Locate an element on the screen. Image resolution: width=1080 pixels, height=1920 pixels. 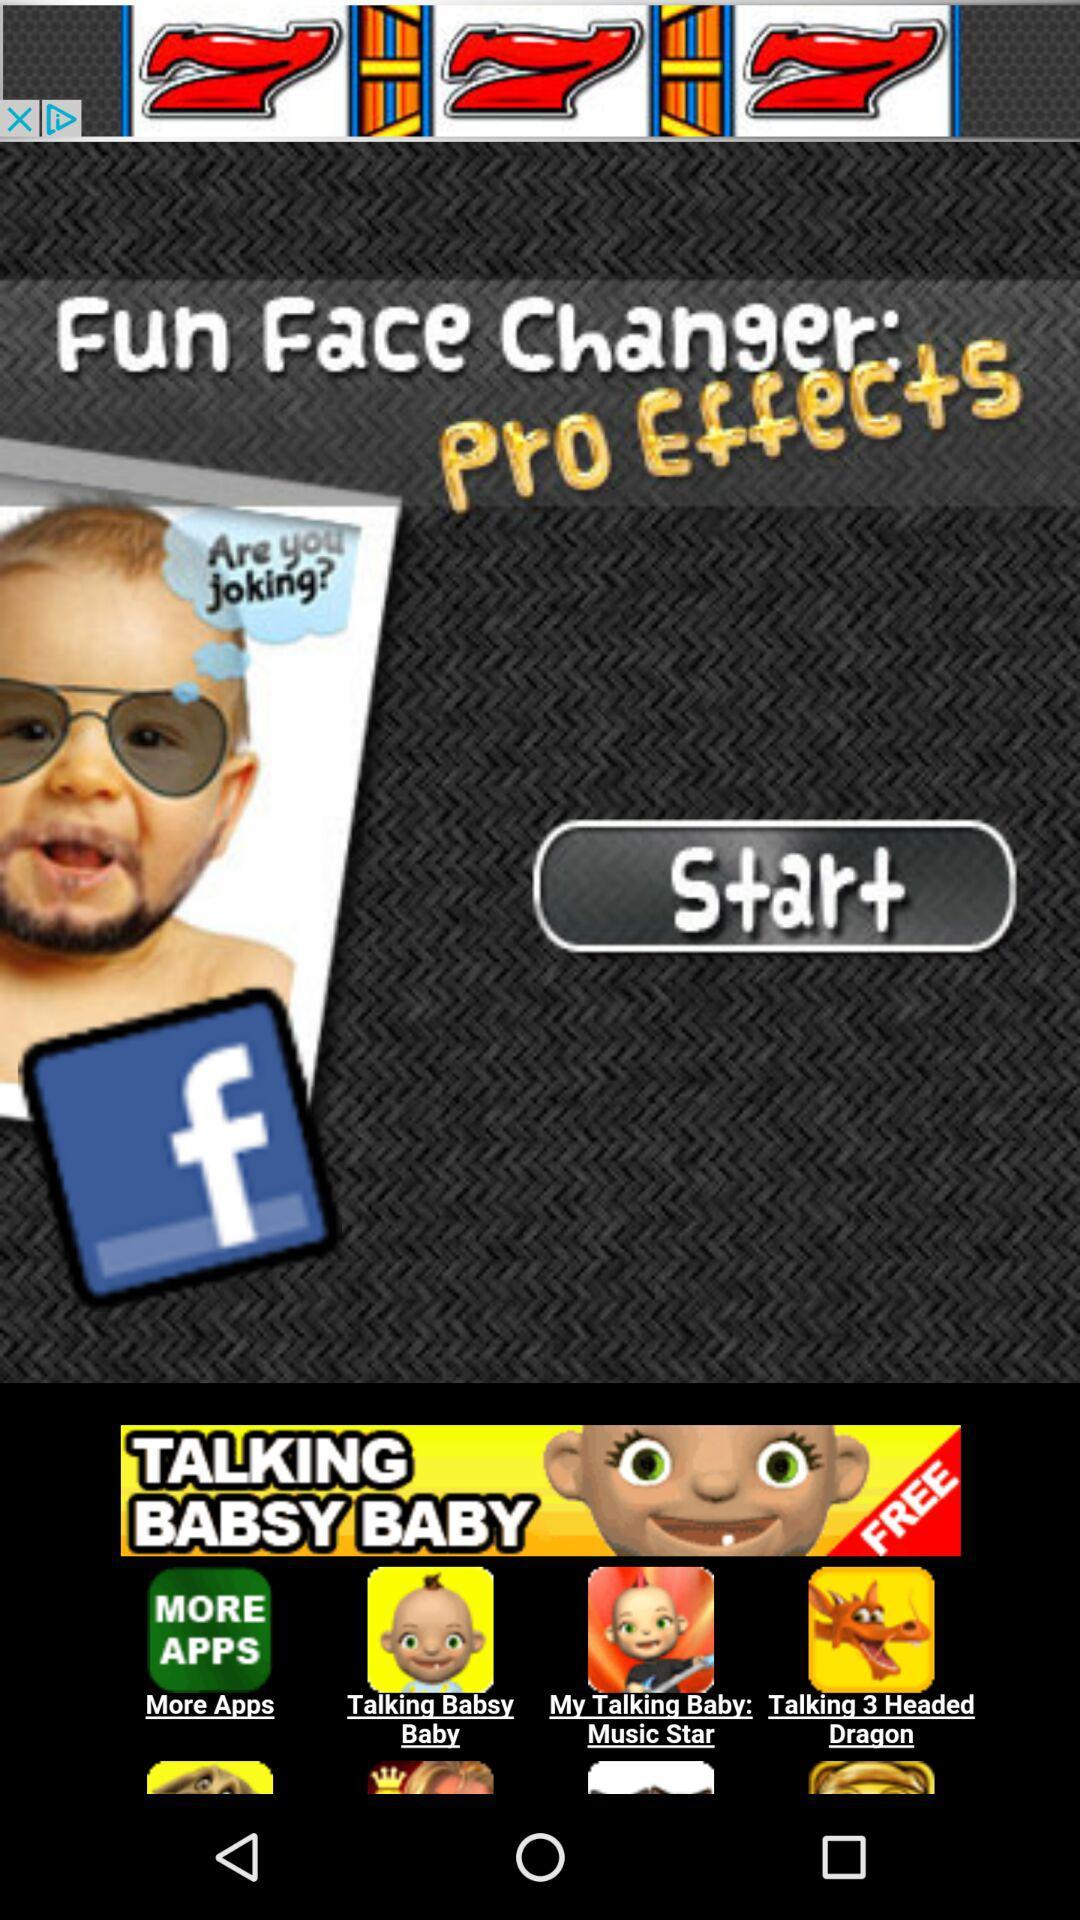
facebook design is located at coordinates (180, 1147).